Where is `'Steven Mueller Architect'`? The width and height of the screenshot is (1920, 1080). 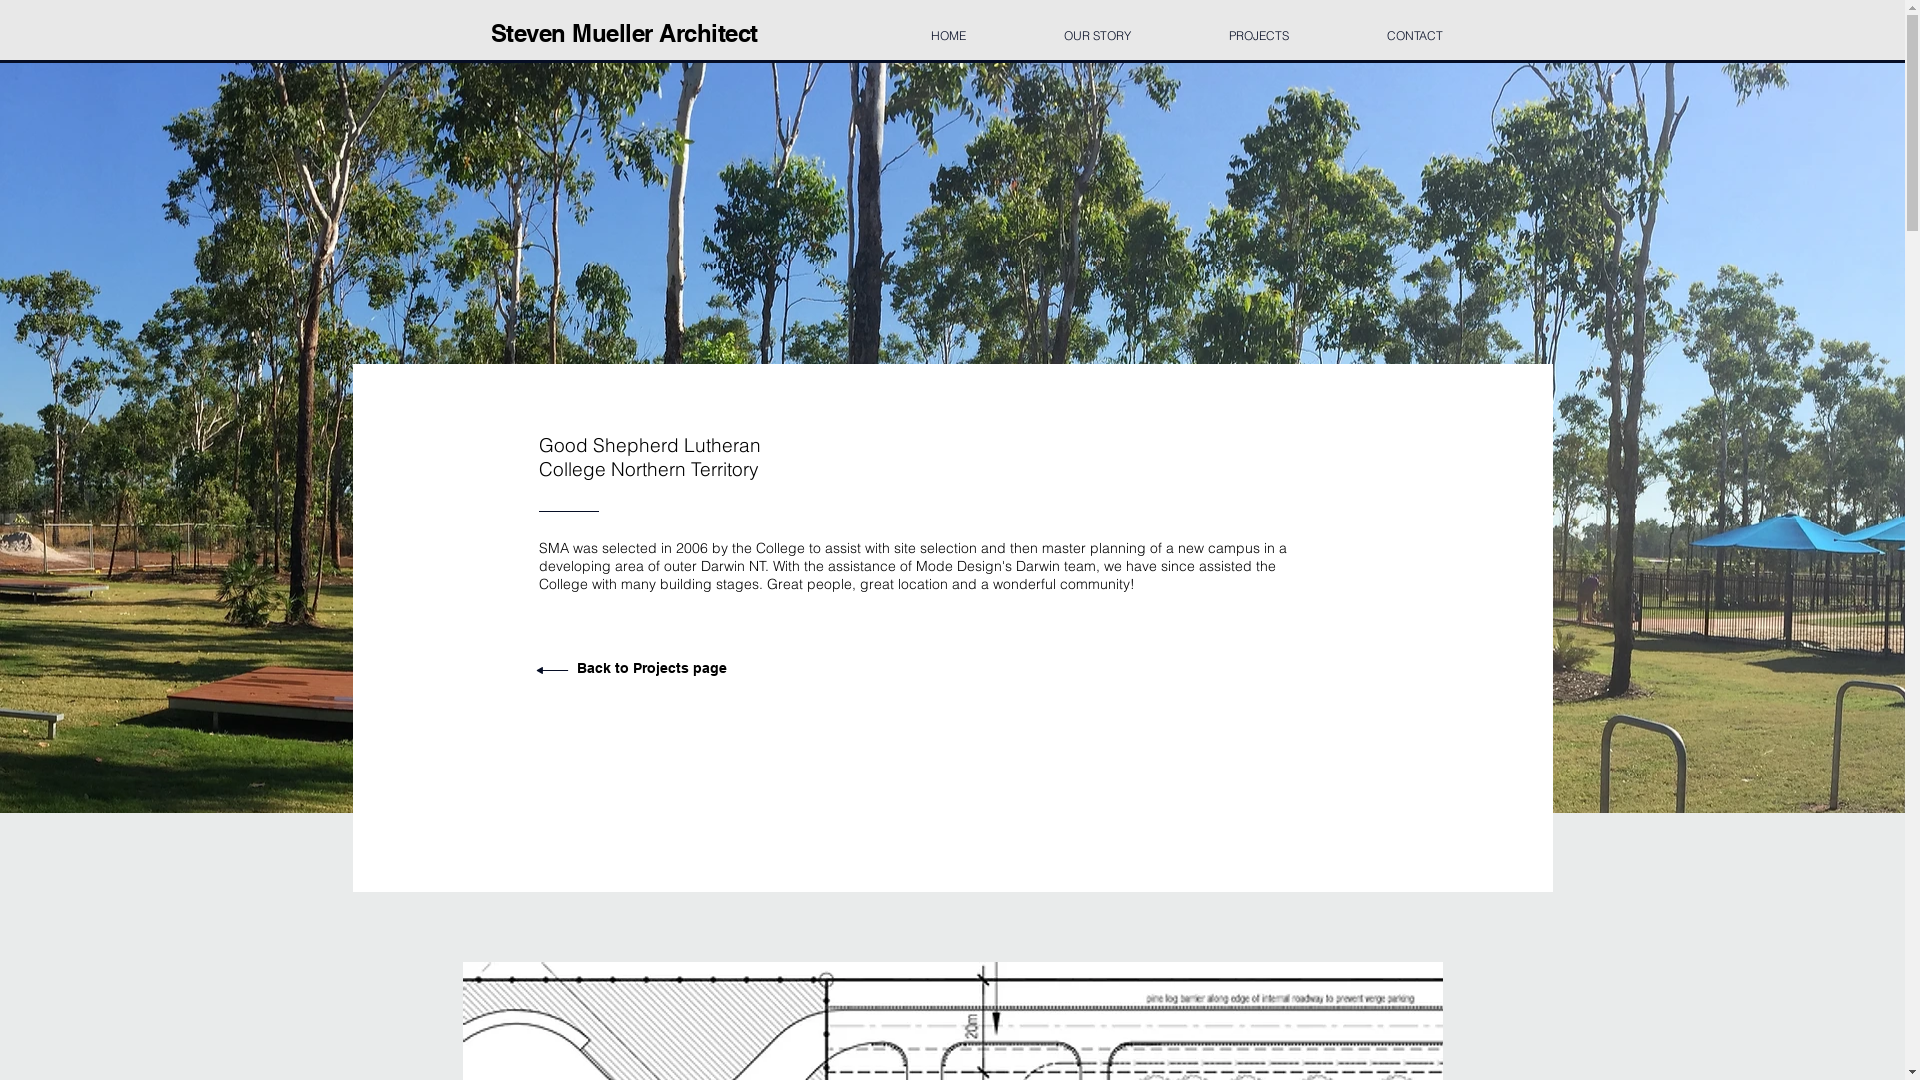 'Steven Mueller Architect' is located at coordinates (489, 33).